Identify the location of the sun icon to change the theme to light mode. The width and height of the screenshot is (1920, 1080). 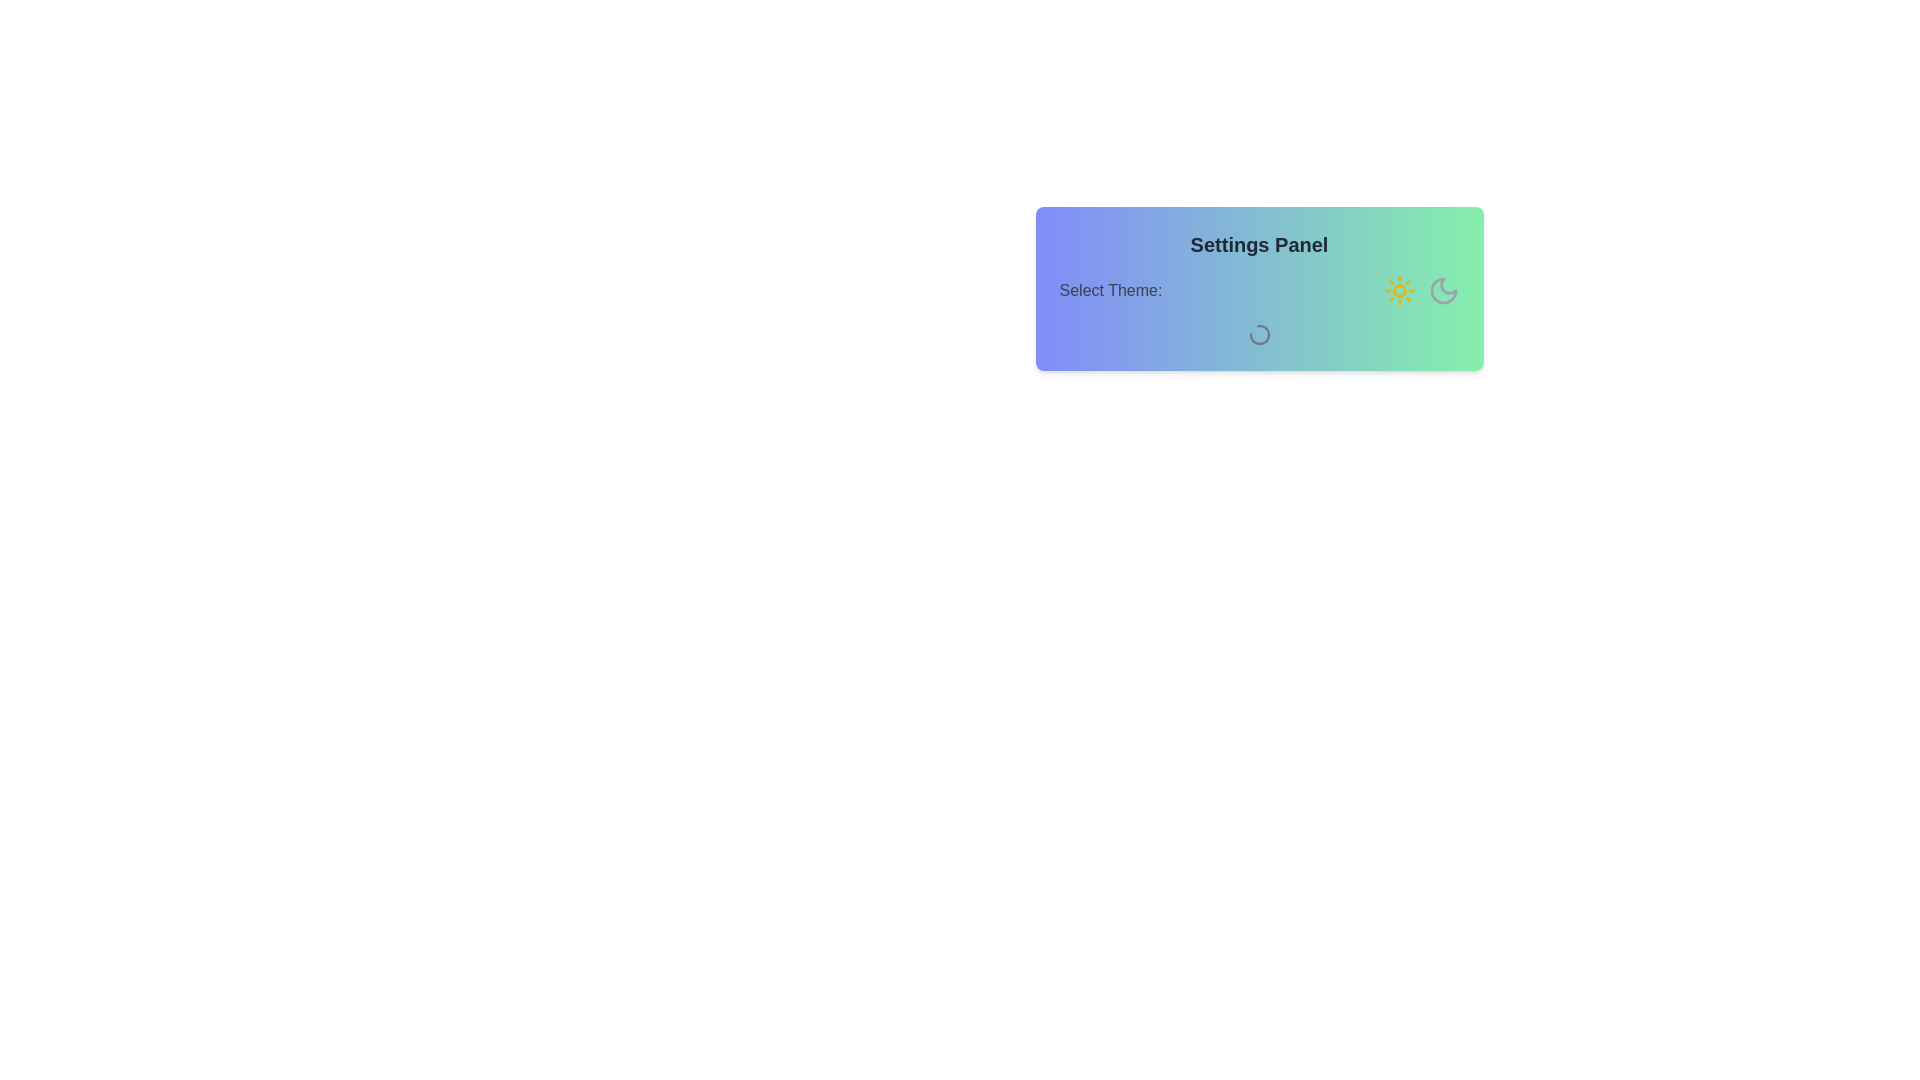
(1398, 290).